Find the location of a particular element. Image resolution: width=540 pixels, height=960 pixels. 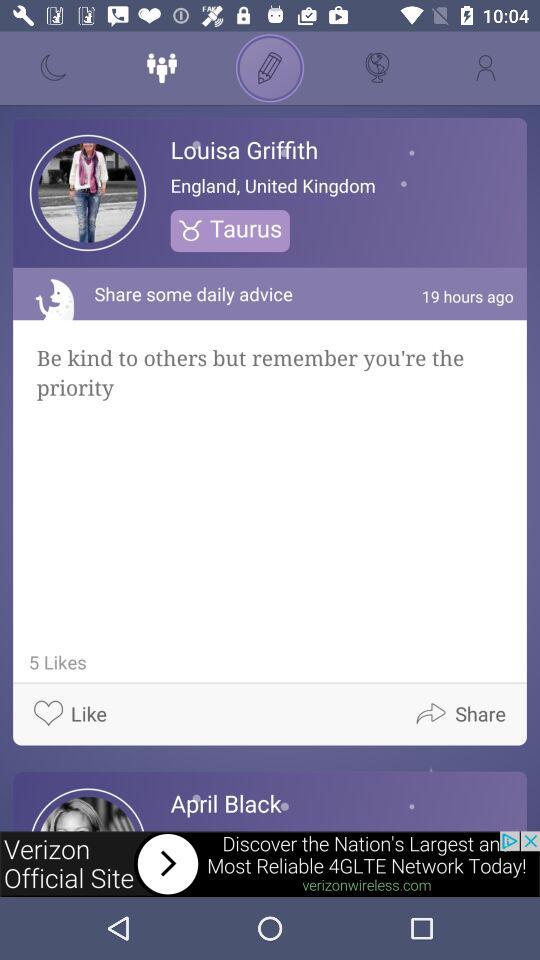

the edit icon is located at coordinates (270, 68).